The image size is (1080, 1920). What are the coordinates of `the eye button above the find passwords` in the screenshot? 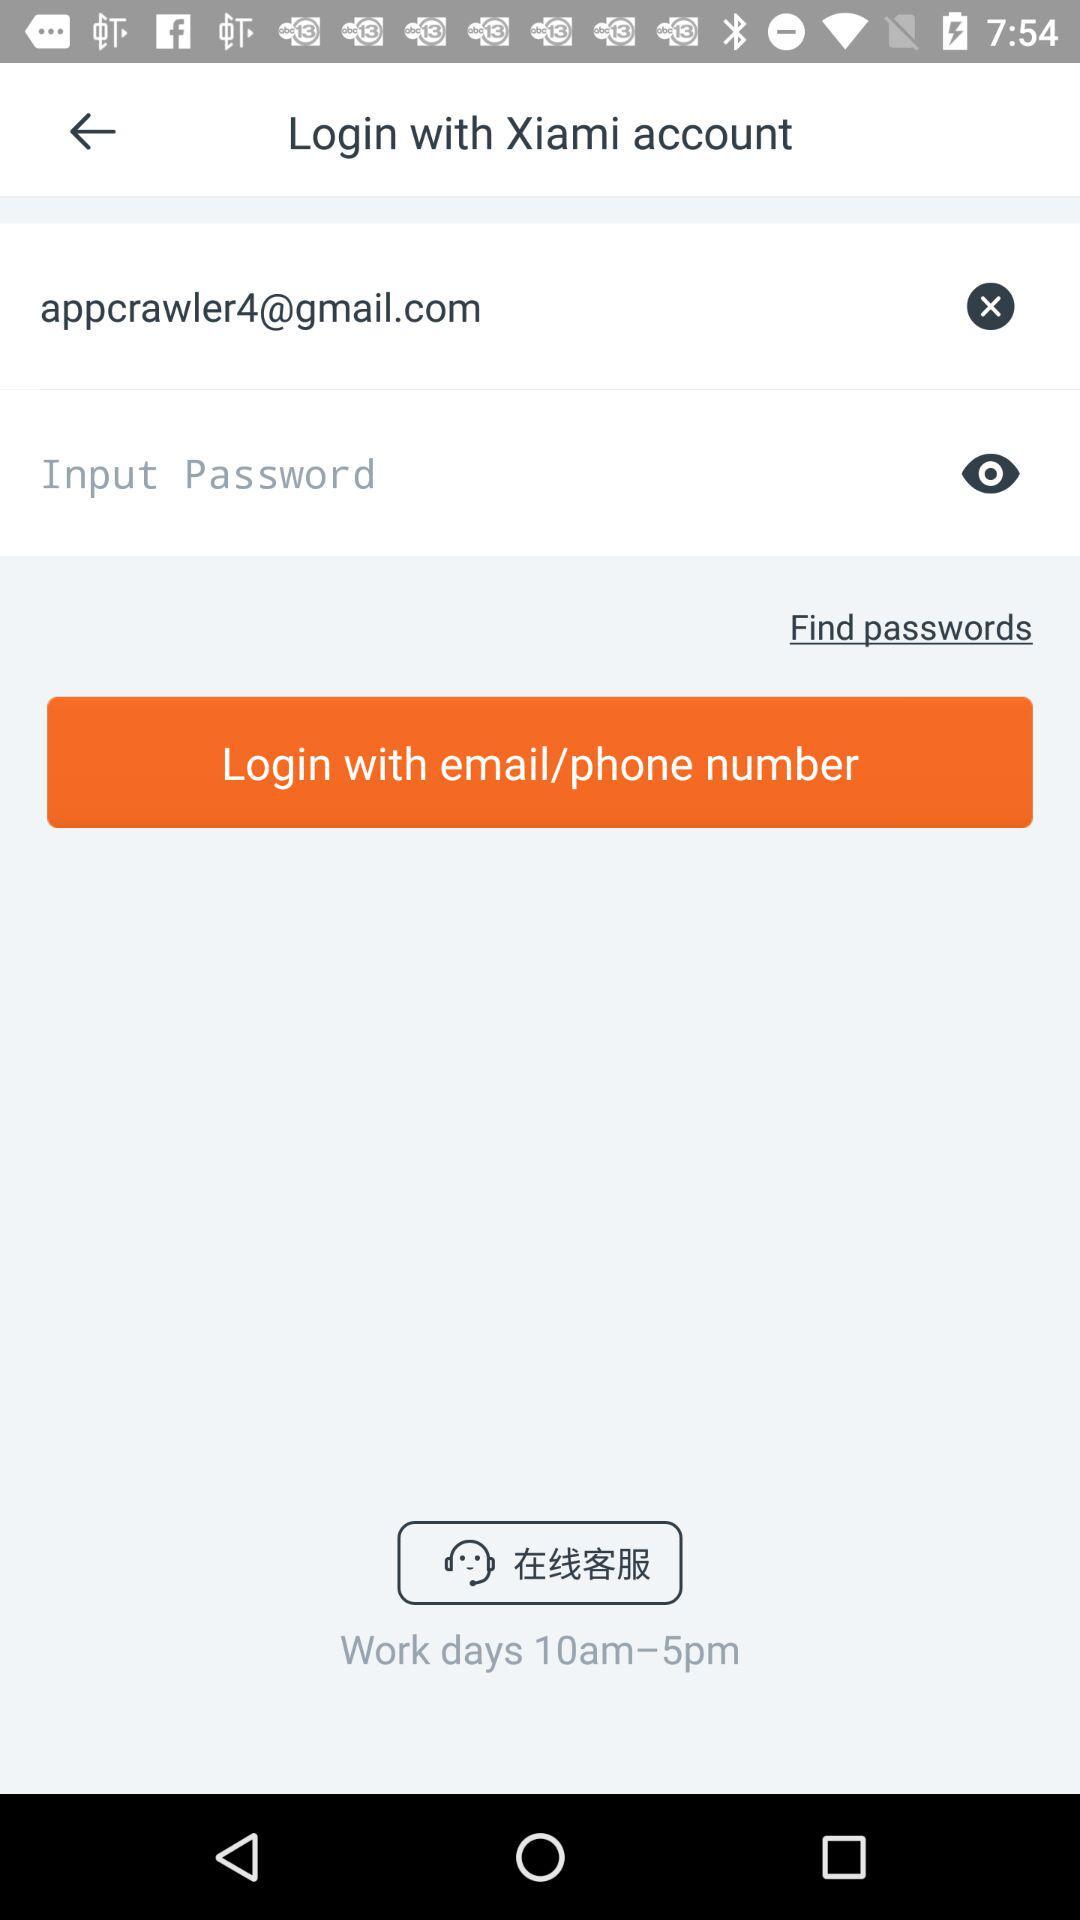 It's located at (991, 472).